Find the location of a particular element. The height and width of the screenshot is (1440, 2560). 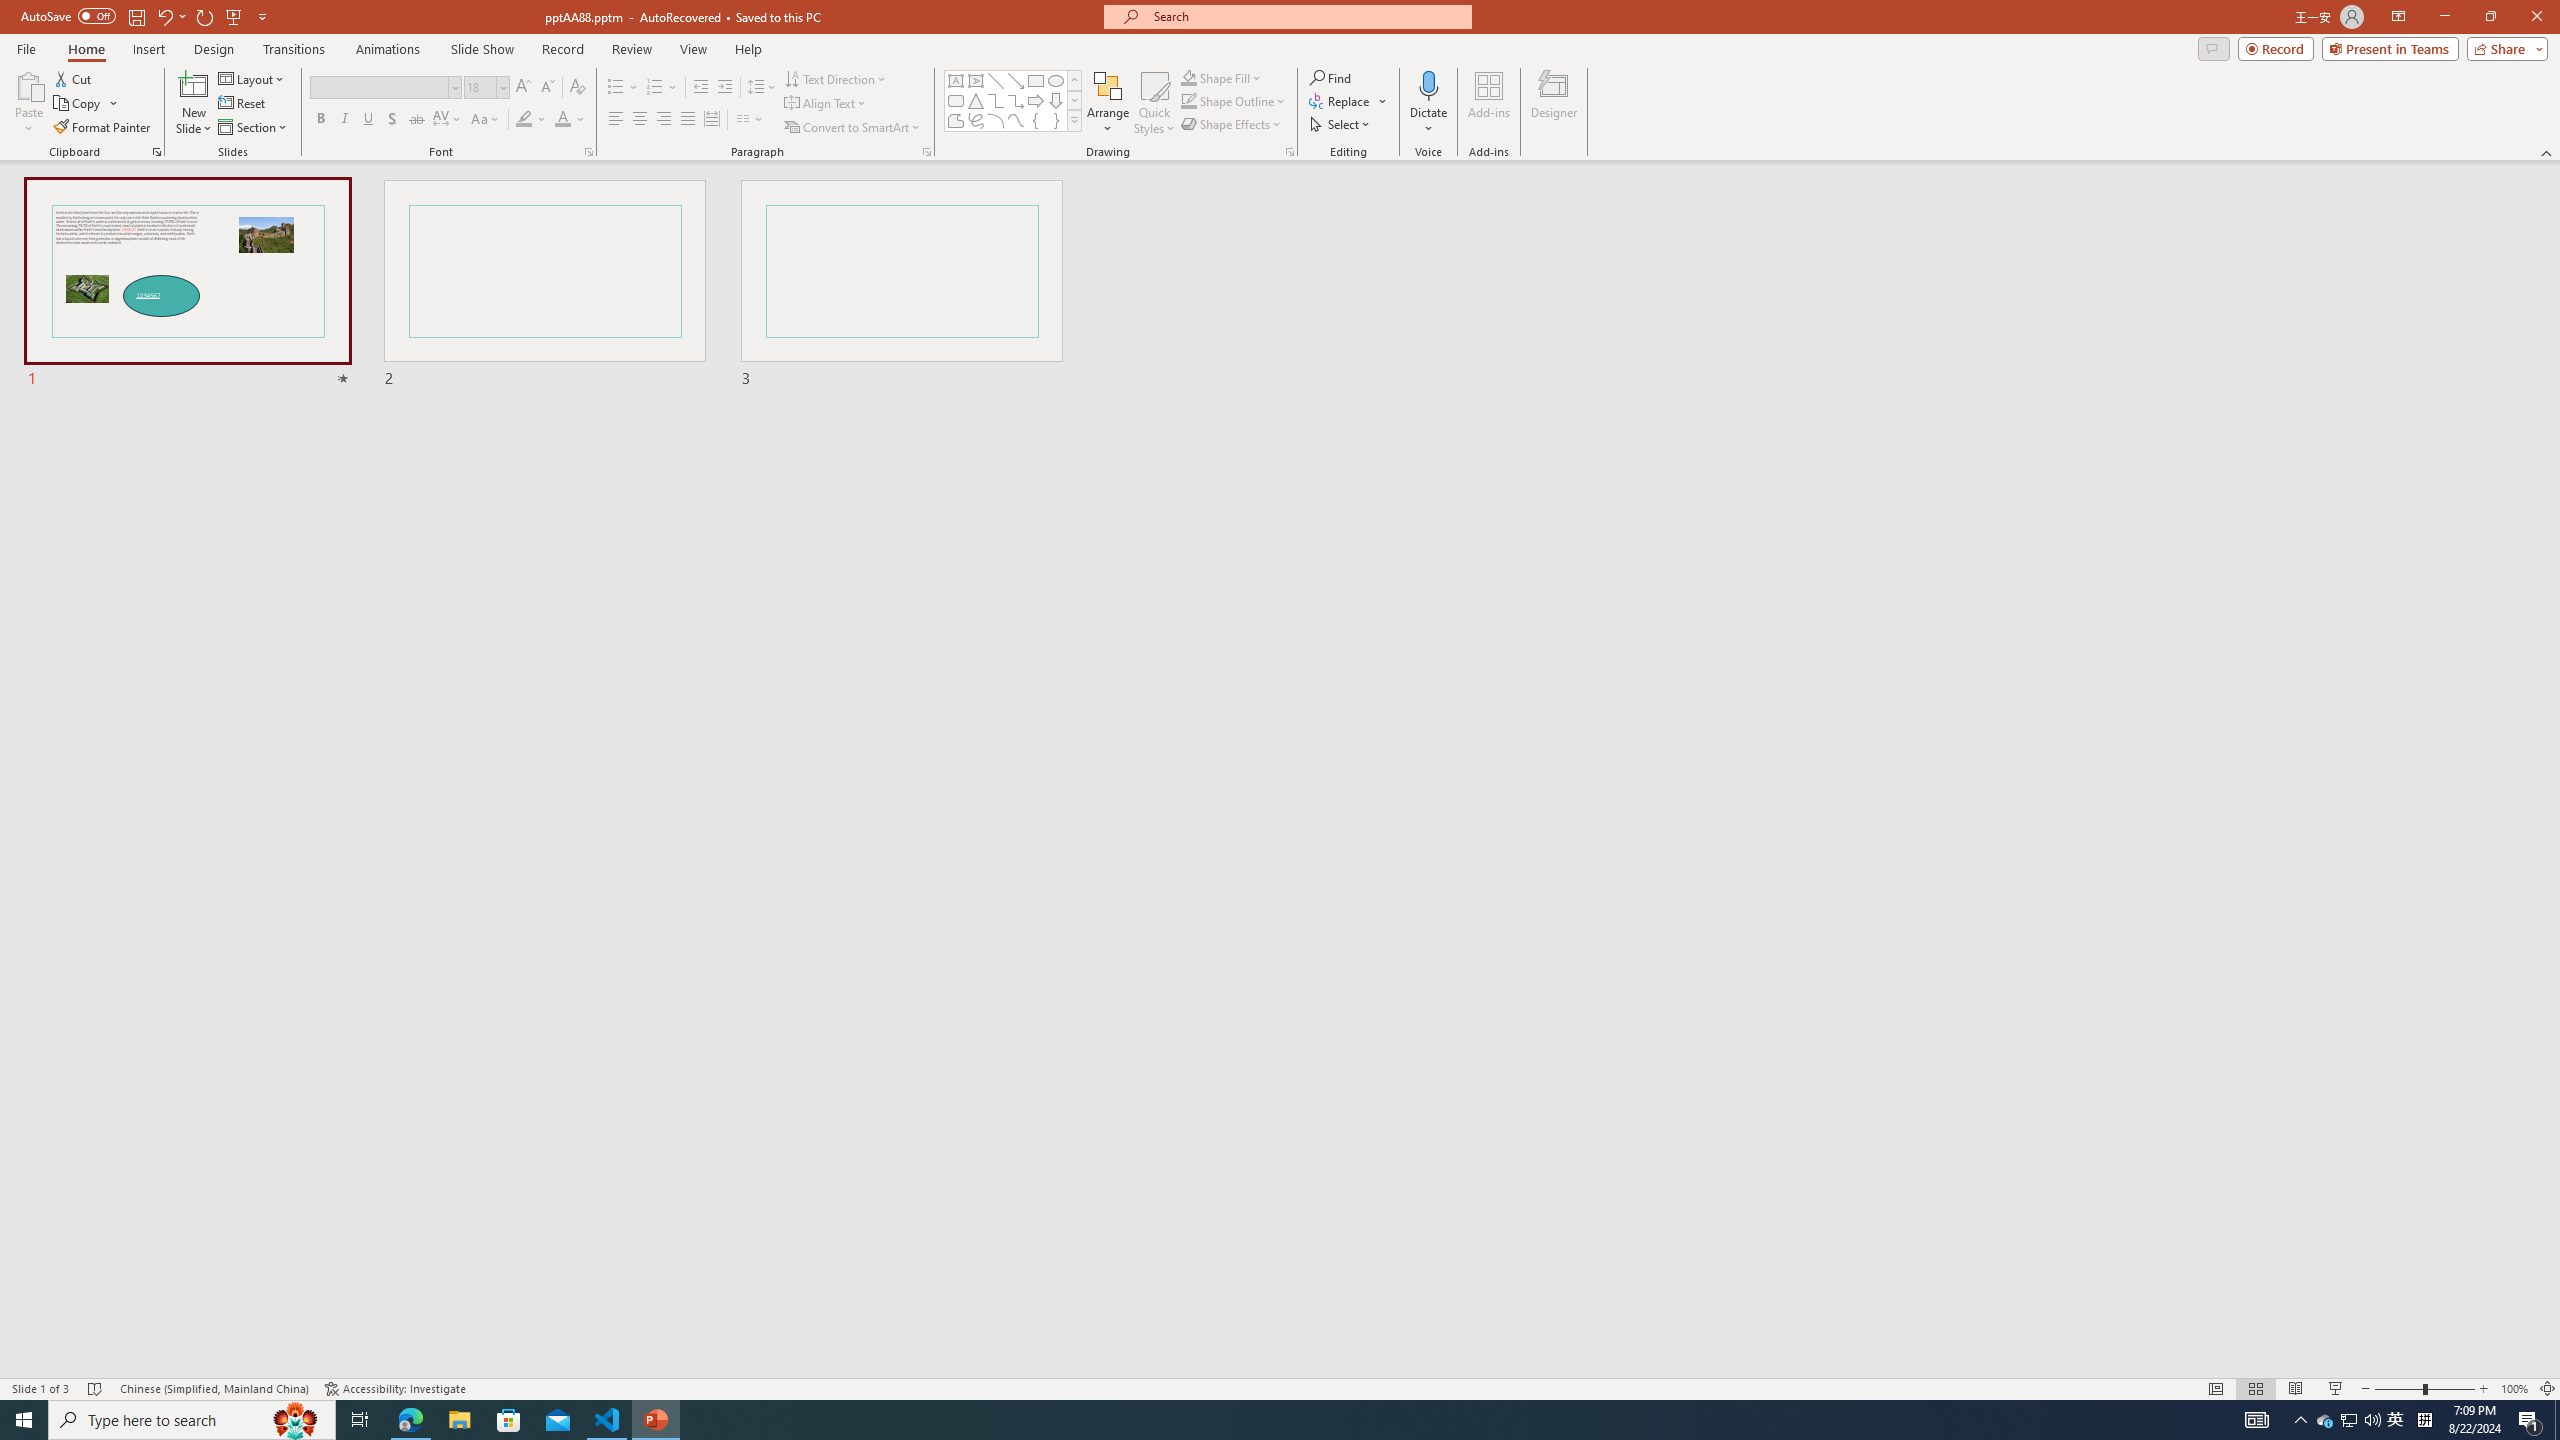

'Dictate' is located at coordinates (1427, 103).